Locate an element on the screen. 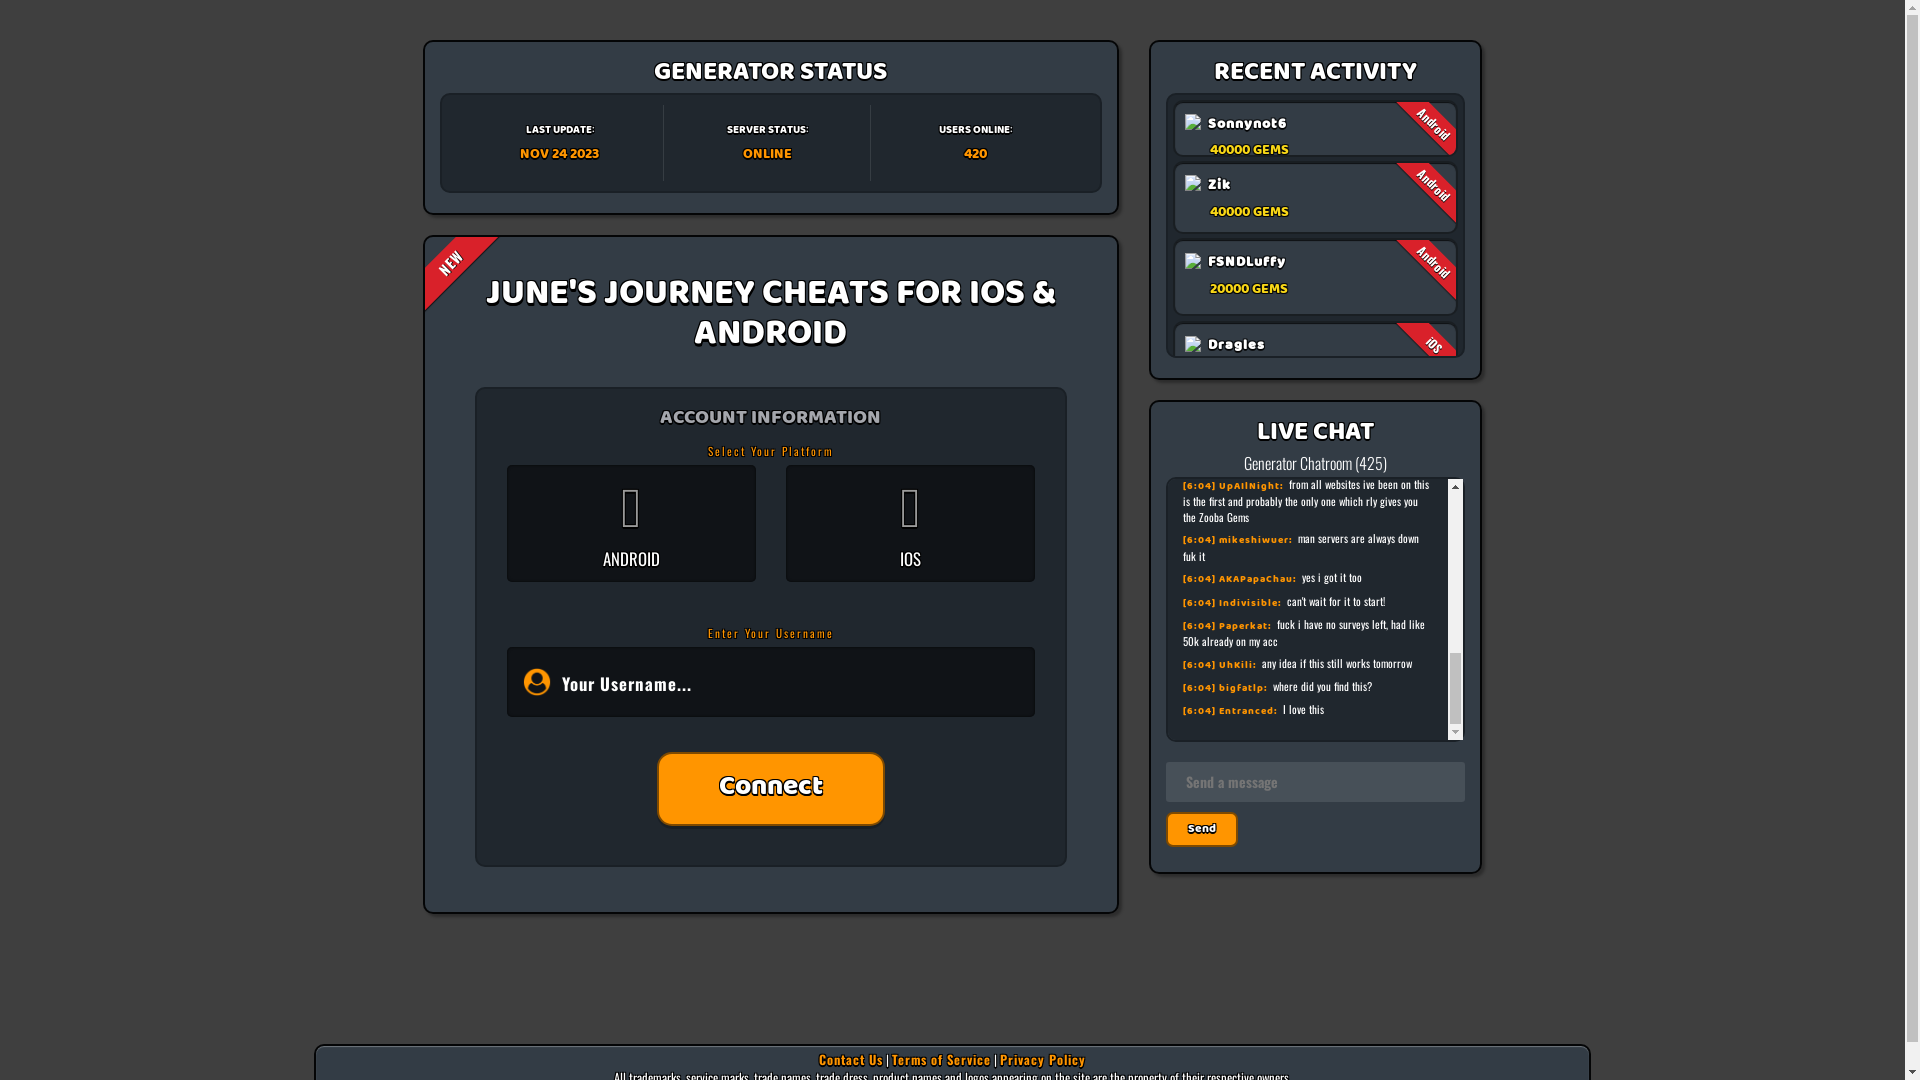 This screenshot has height=1080, width=1920. 'Connect' is located at coordinates (770, 788).